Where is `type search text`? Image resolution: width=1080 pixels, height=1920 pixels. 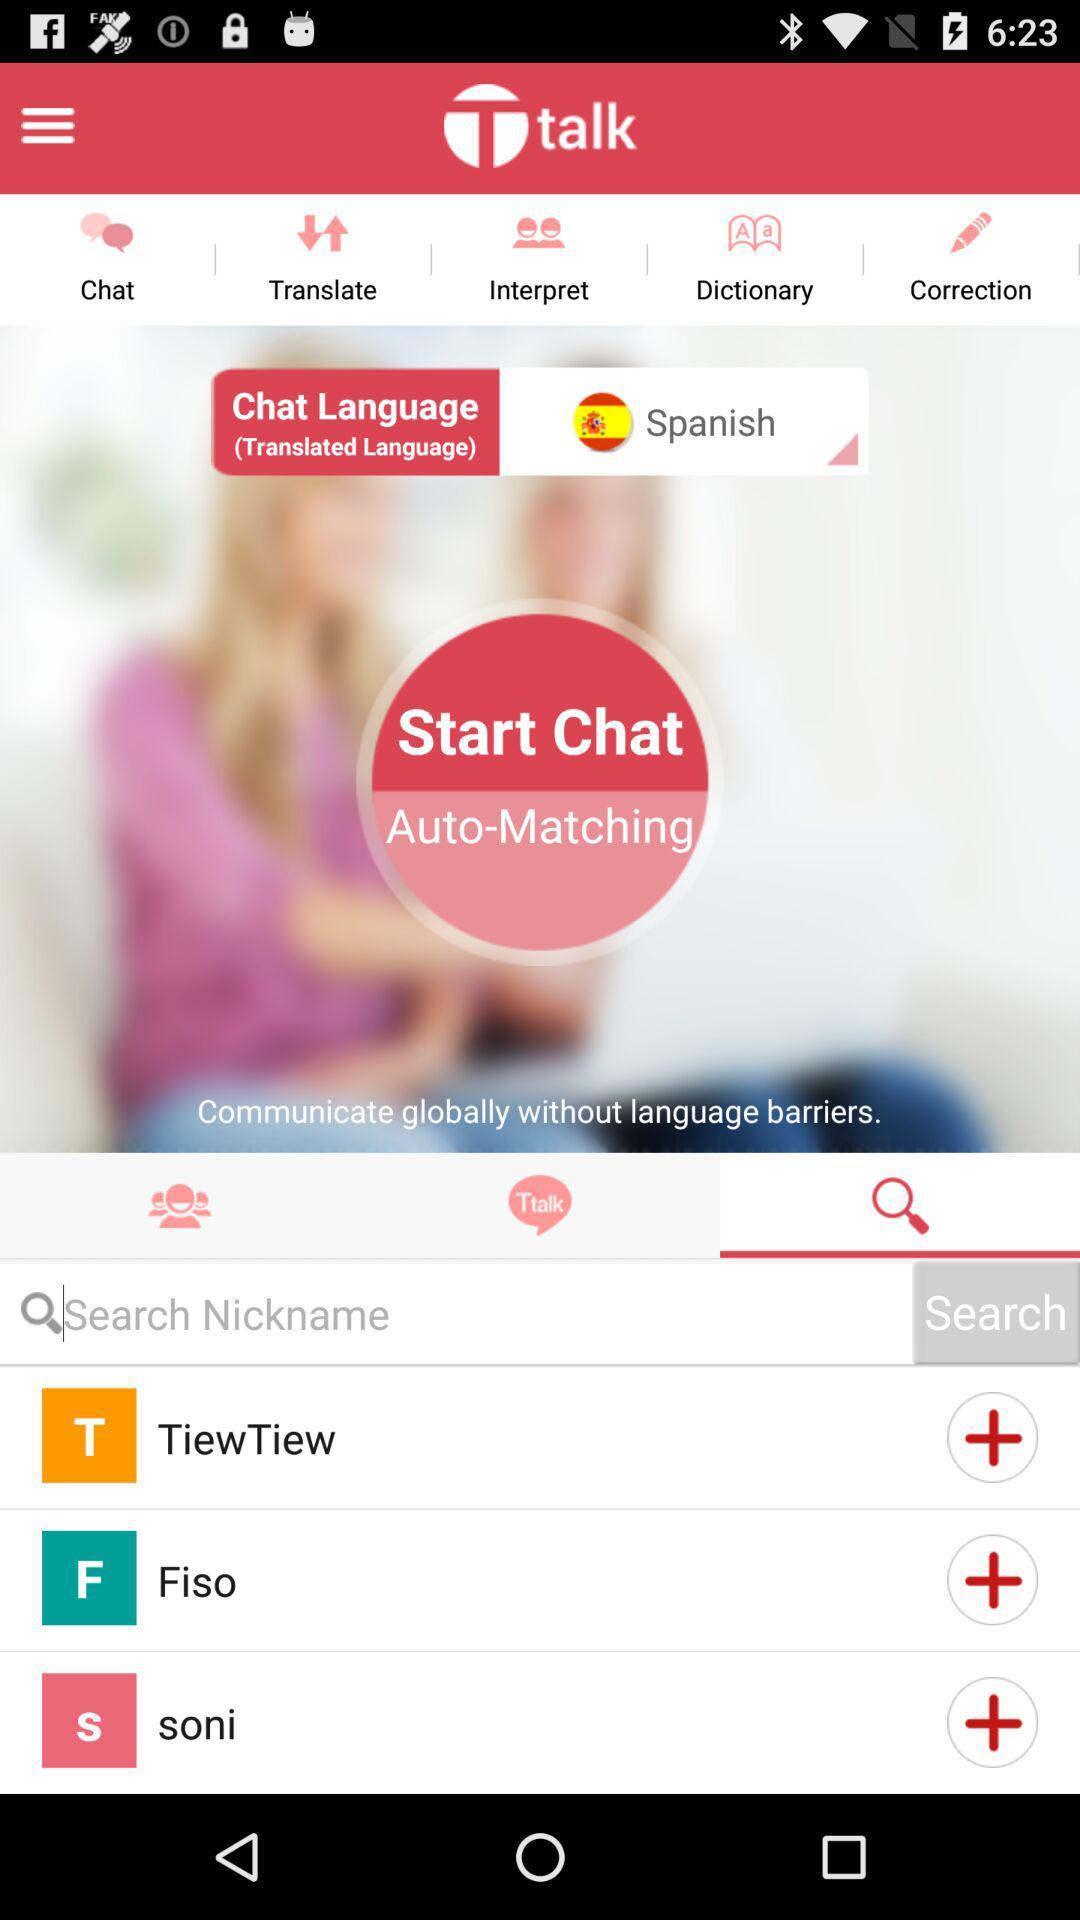
type search text is located at coordinates (455, 1313).